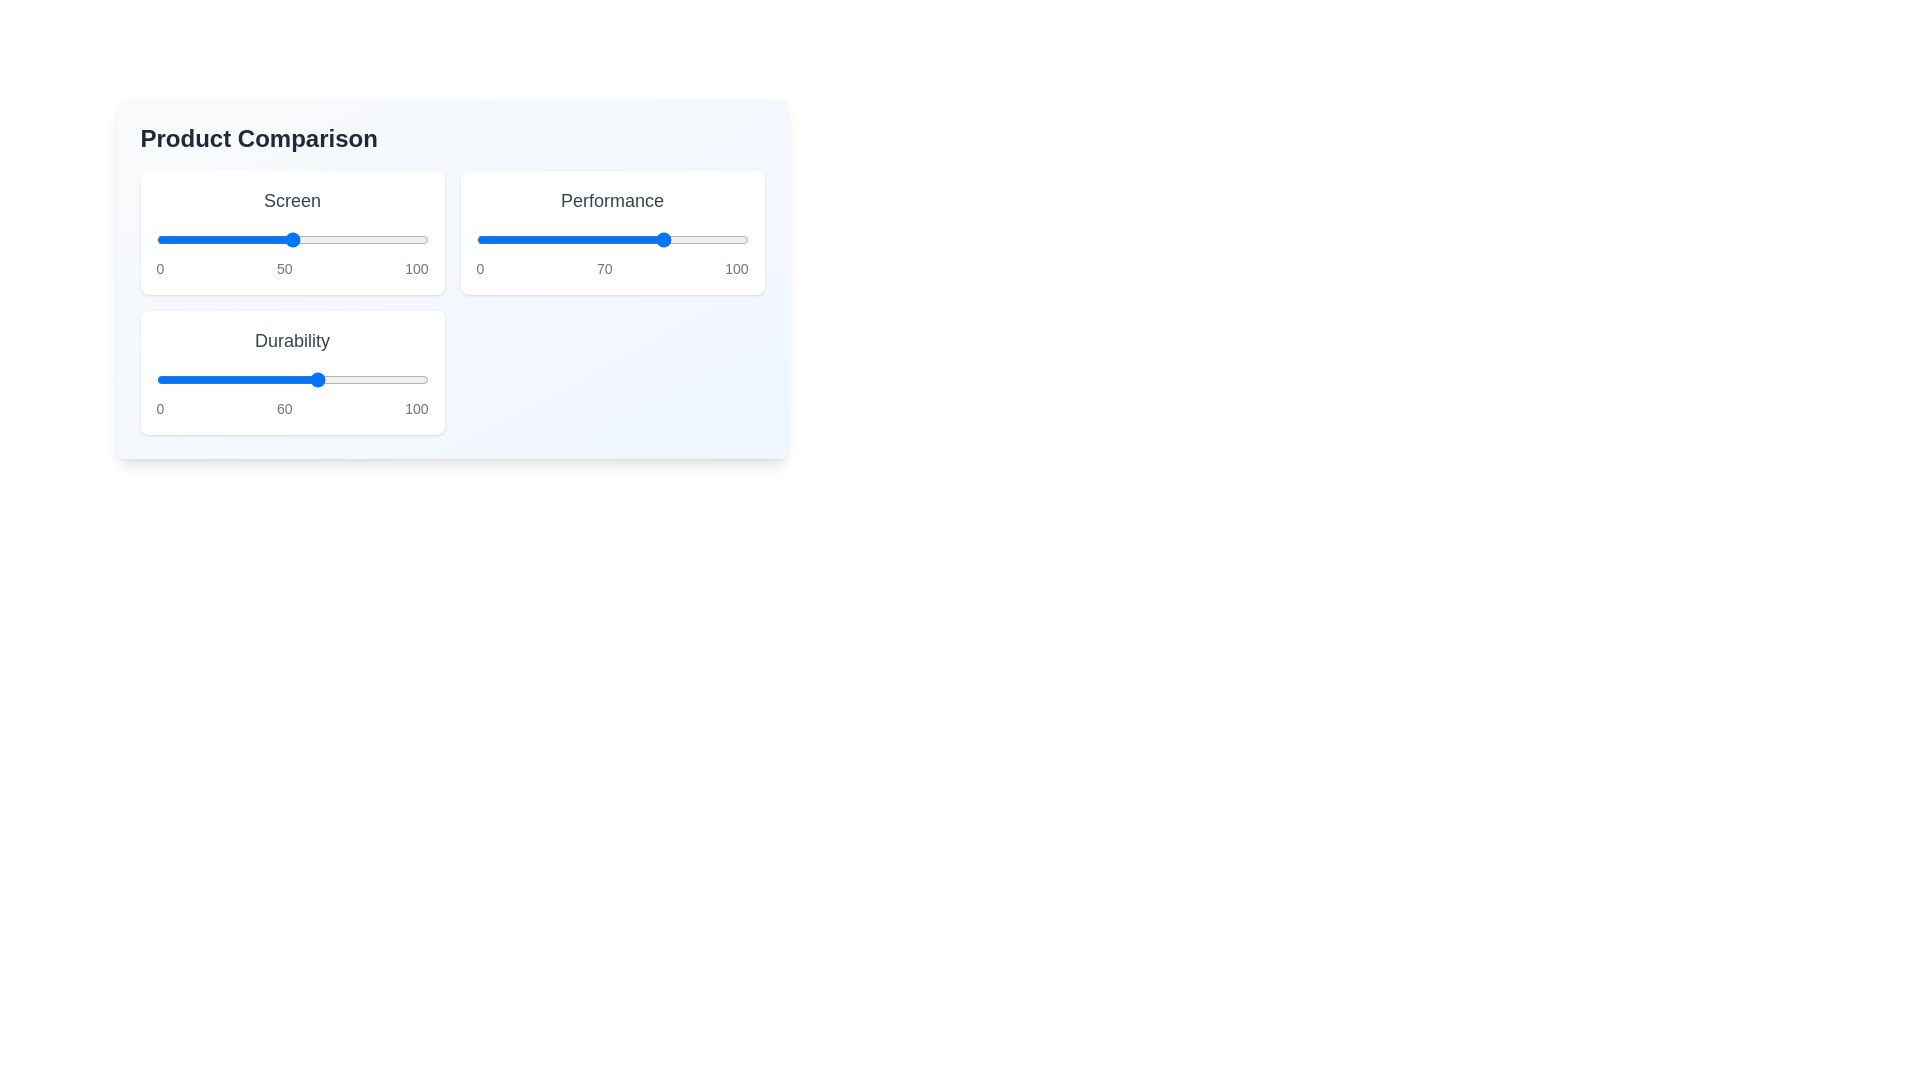 Image resolution: width=1920 pixels, height=1080 pixels. What do you see at coordinates (333, 380) in the screenshot?
I see `the 'Durability' slider to 65` at bounding box center [333, 380].